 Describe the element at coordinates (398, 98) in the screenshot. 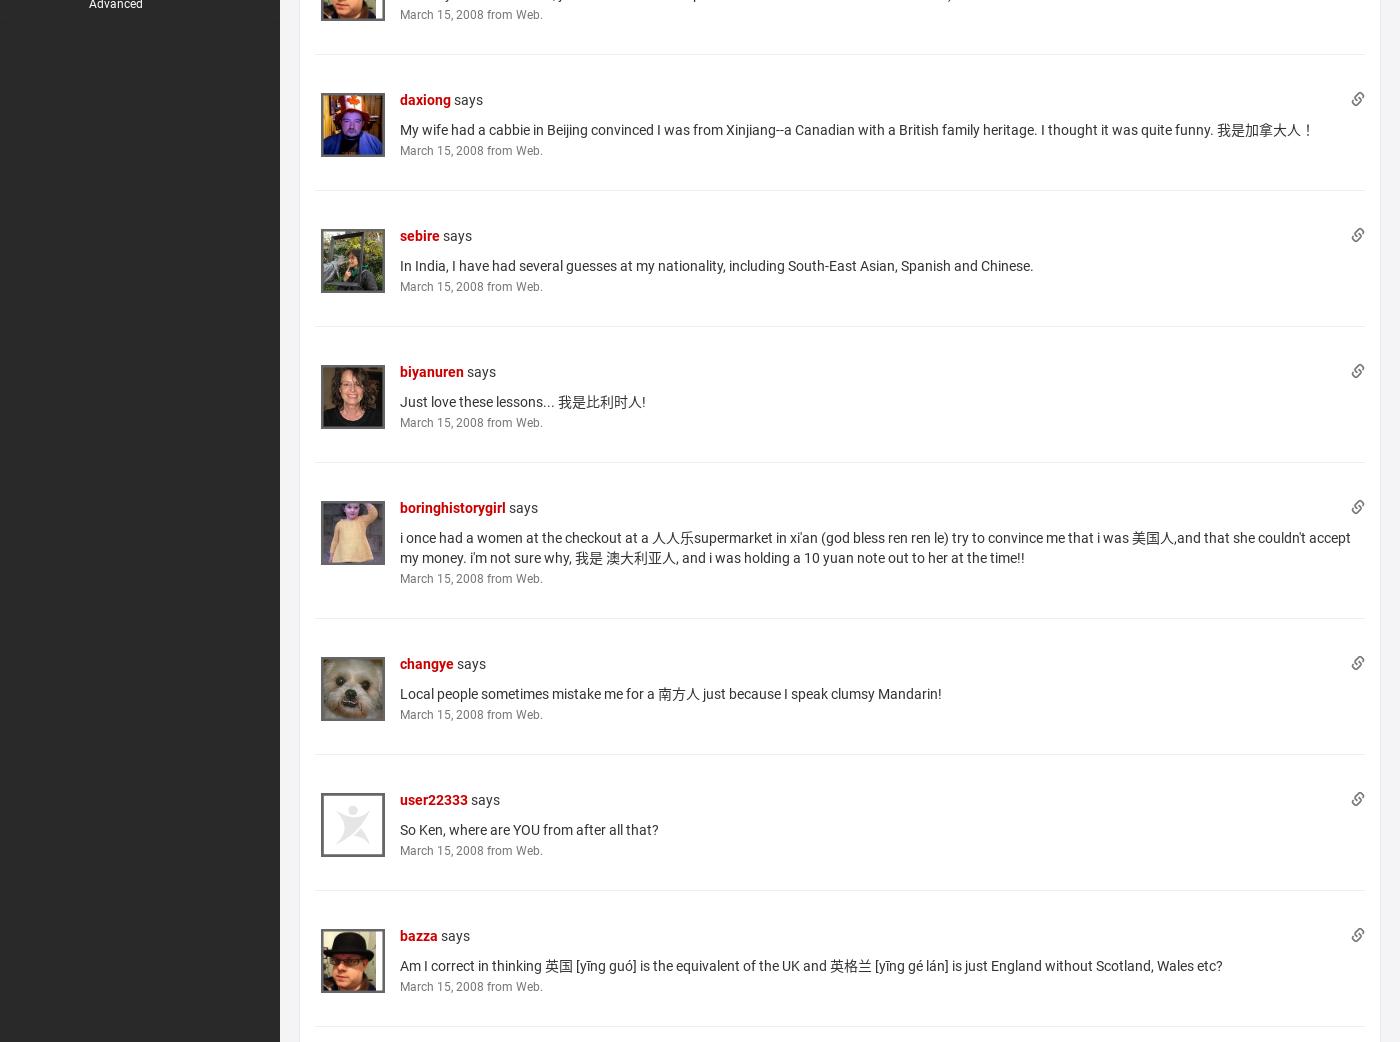

I see `'daxiong'` at that location.